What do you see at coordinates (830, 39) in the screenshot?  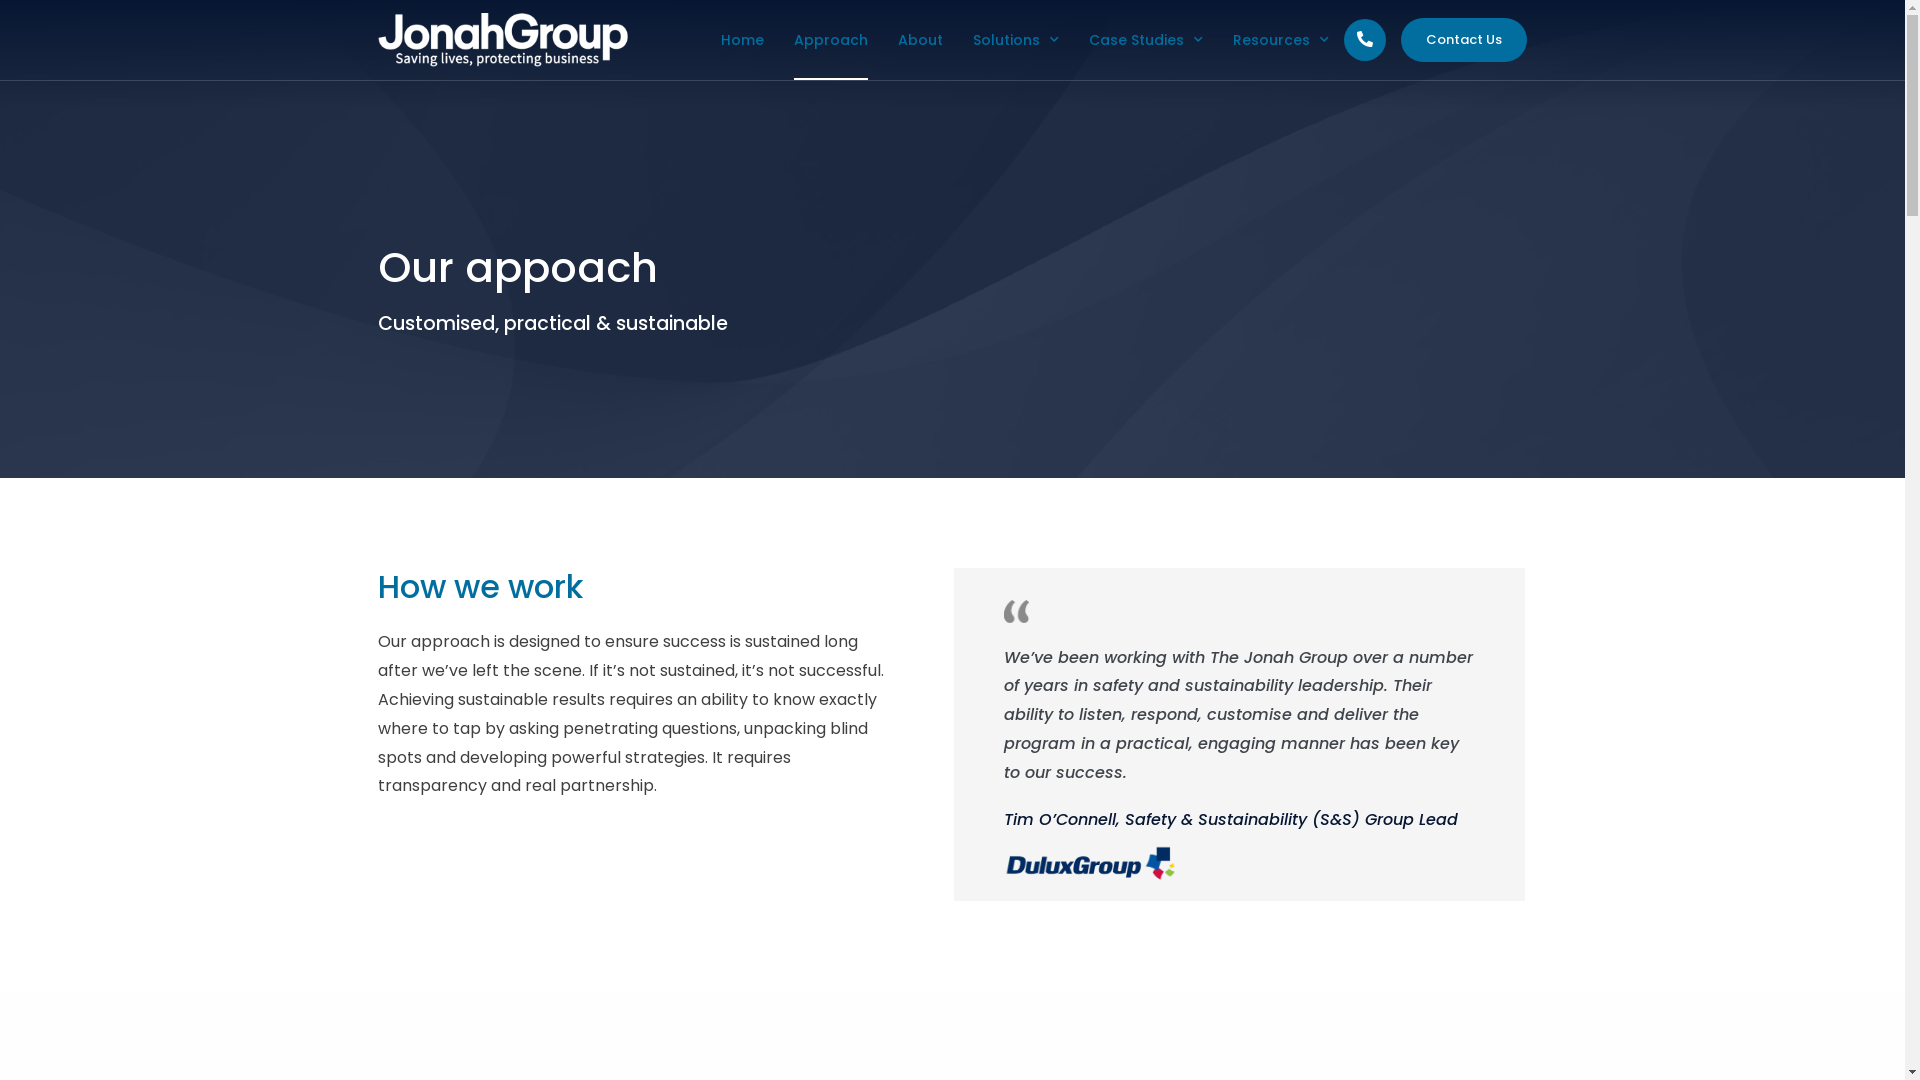 I see `'Approach'` at bounding box center [830, 39].